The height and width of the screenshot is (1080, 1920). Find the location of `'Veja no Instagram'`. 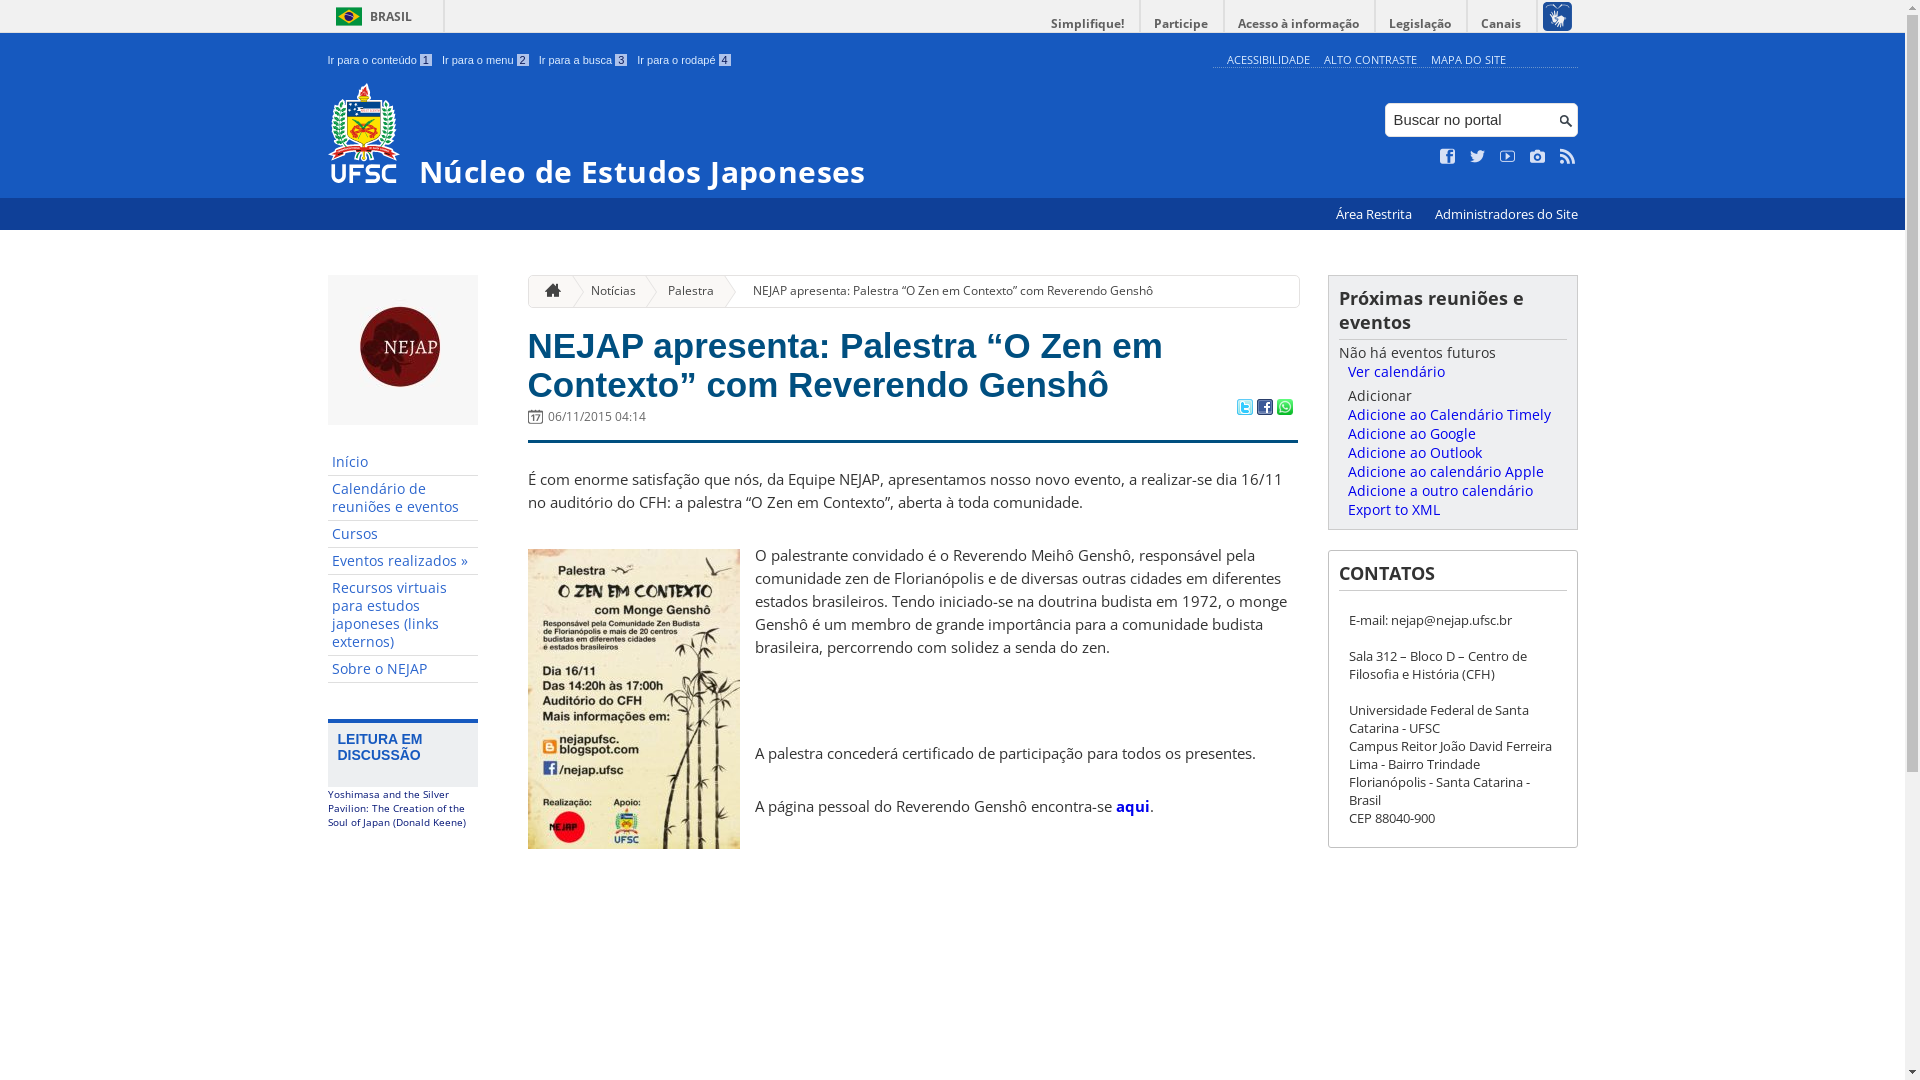

'Veja no Instagram' is located at coordinates (1529, 156).